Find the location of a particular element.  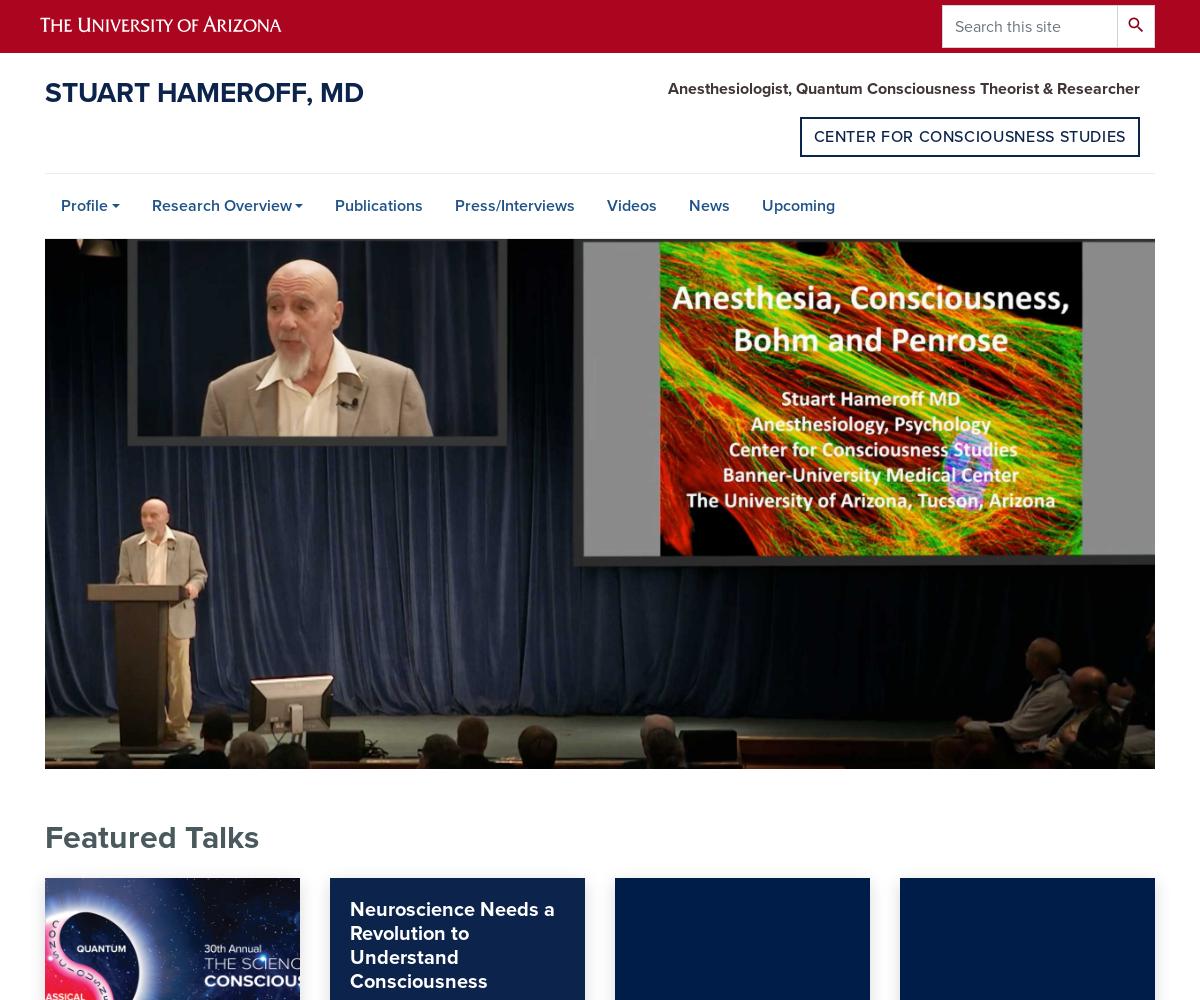

'Research Overview' is located at coordinates (220, 205).